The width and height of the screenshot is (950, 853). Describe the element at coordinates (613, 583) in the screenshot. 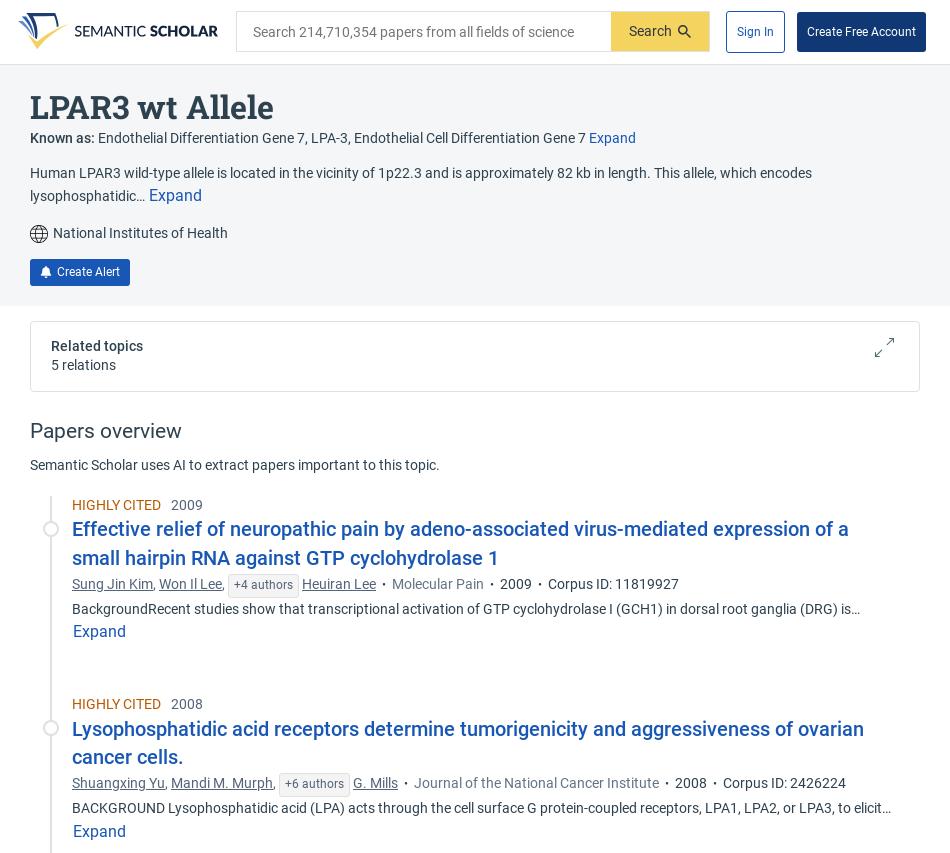

I see `'Corpus ID: 11819927'` at that location.